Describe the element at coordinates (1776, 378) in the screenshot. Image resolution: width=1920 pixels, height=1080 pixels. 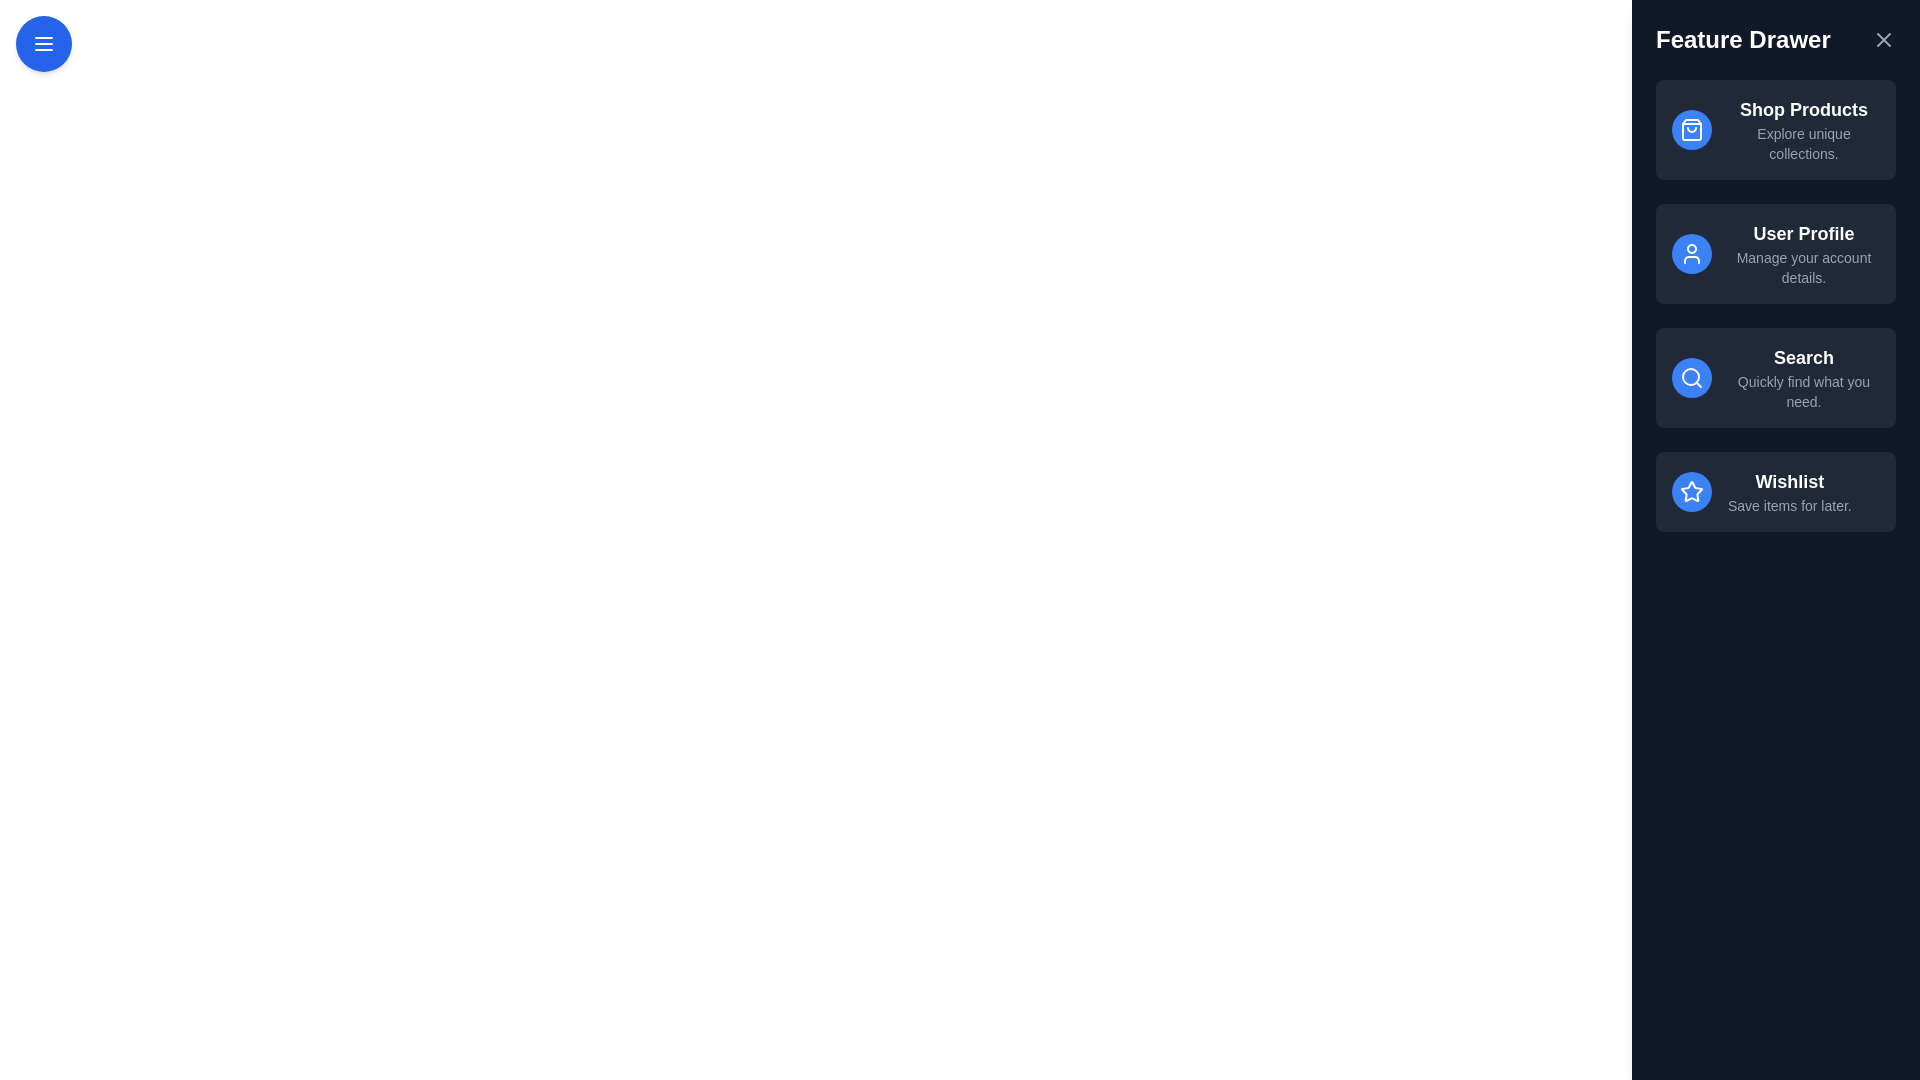
I see `the feature item corresponding to Search in the drawer` at that location.